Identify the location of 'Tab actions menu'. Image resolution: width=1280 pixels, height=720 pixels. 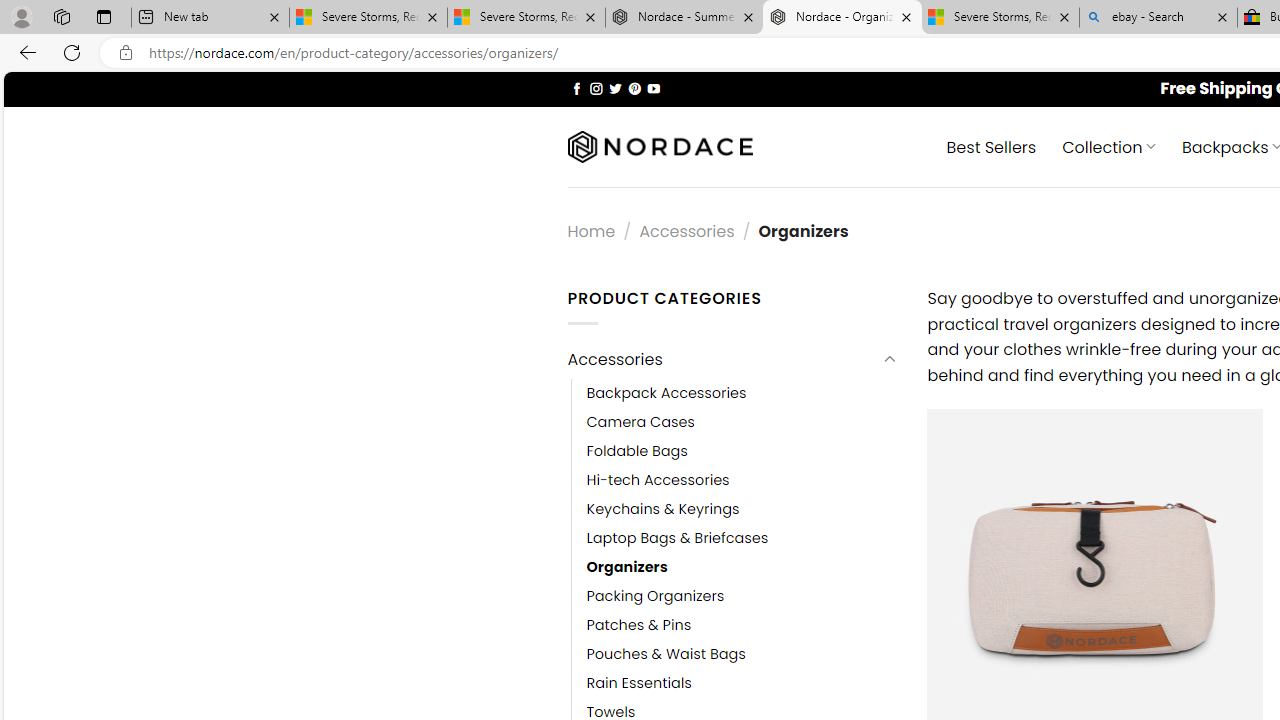
(103, 16).